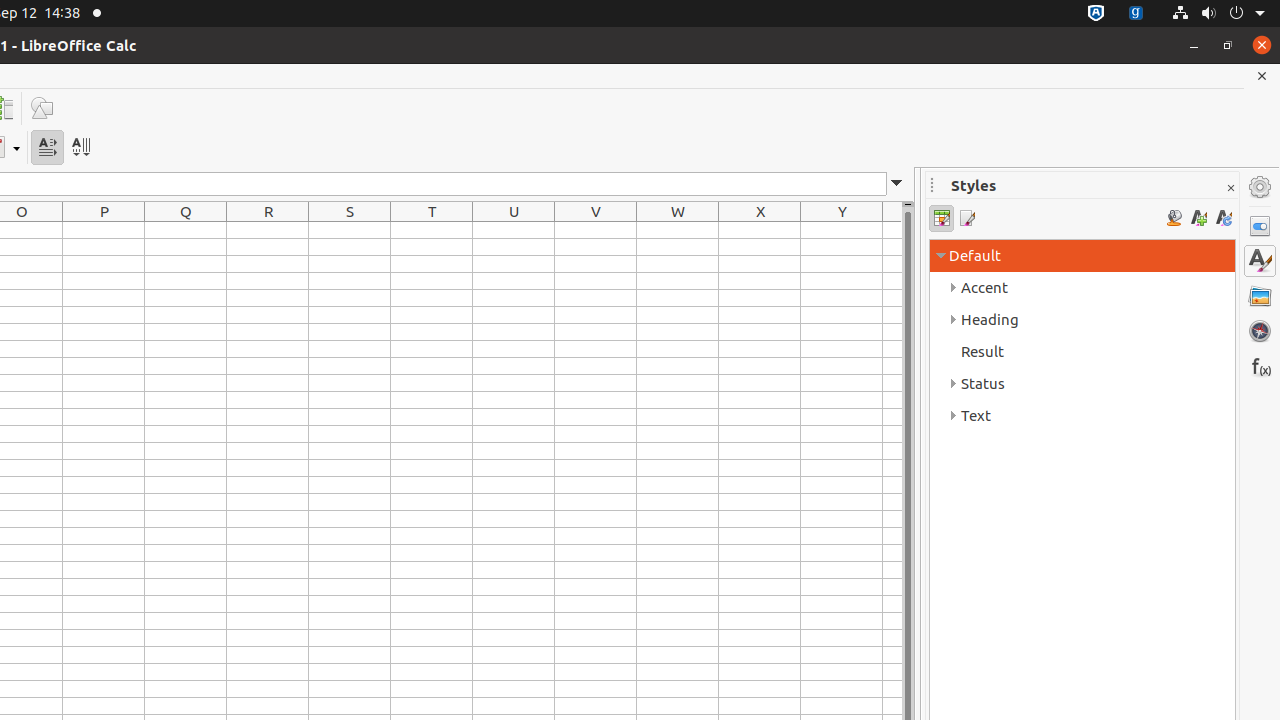  What do you see at coordinates (594, 229) in the screenshot?
I see `'V1'` at bounding box center [594, 229].